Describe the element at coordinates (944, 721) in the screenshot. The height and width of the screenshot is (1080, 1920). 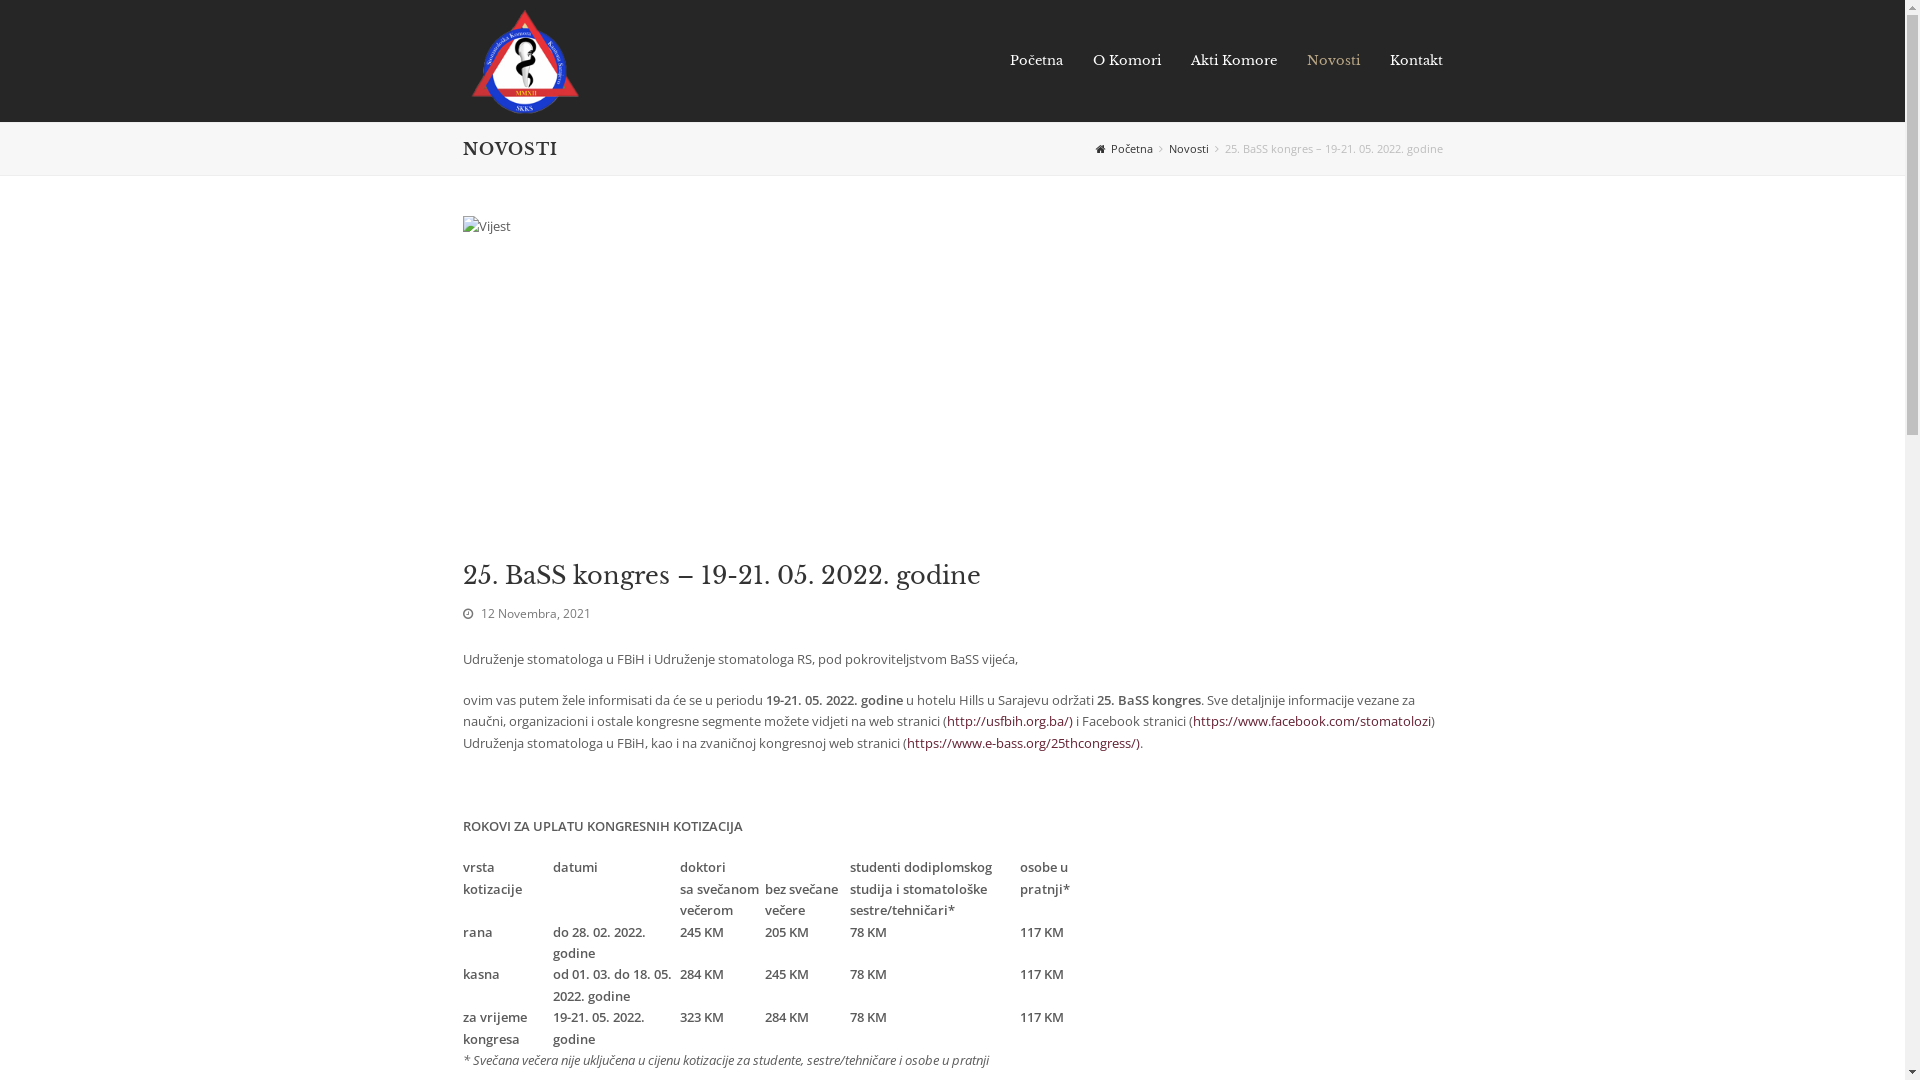
I see `'http://usfbih.org.ba/)'` at that location.